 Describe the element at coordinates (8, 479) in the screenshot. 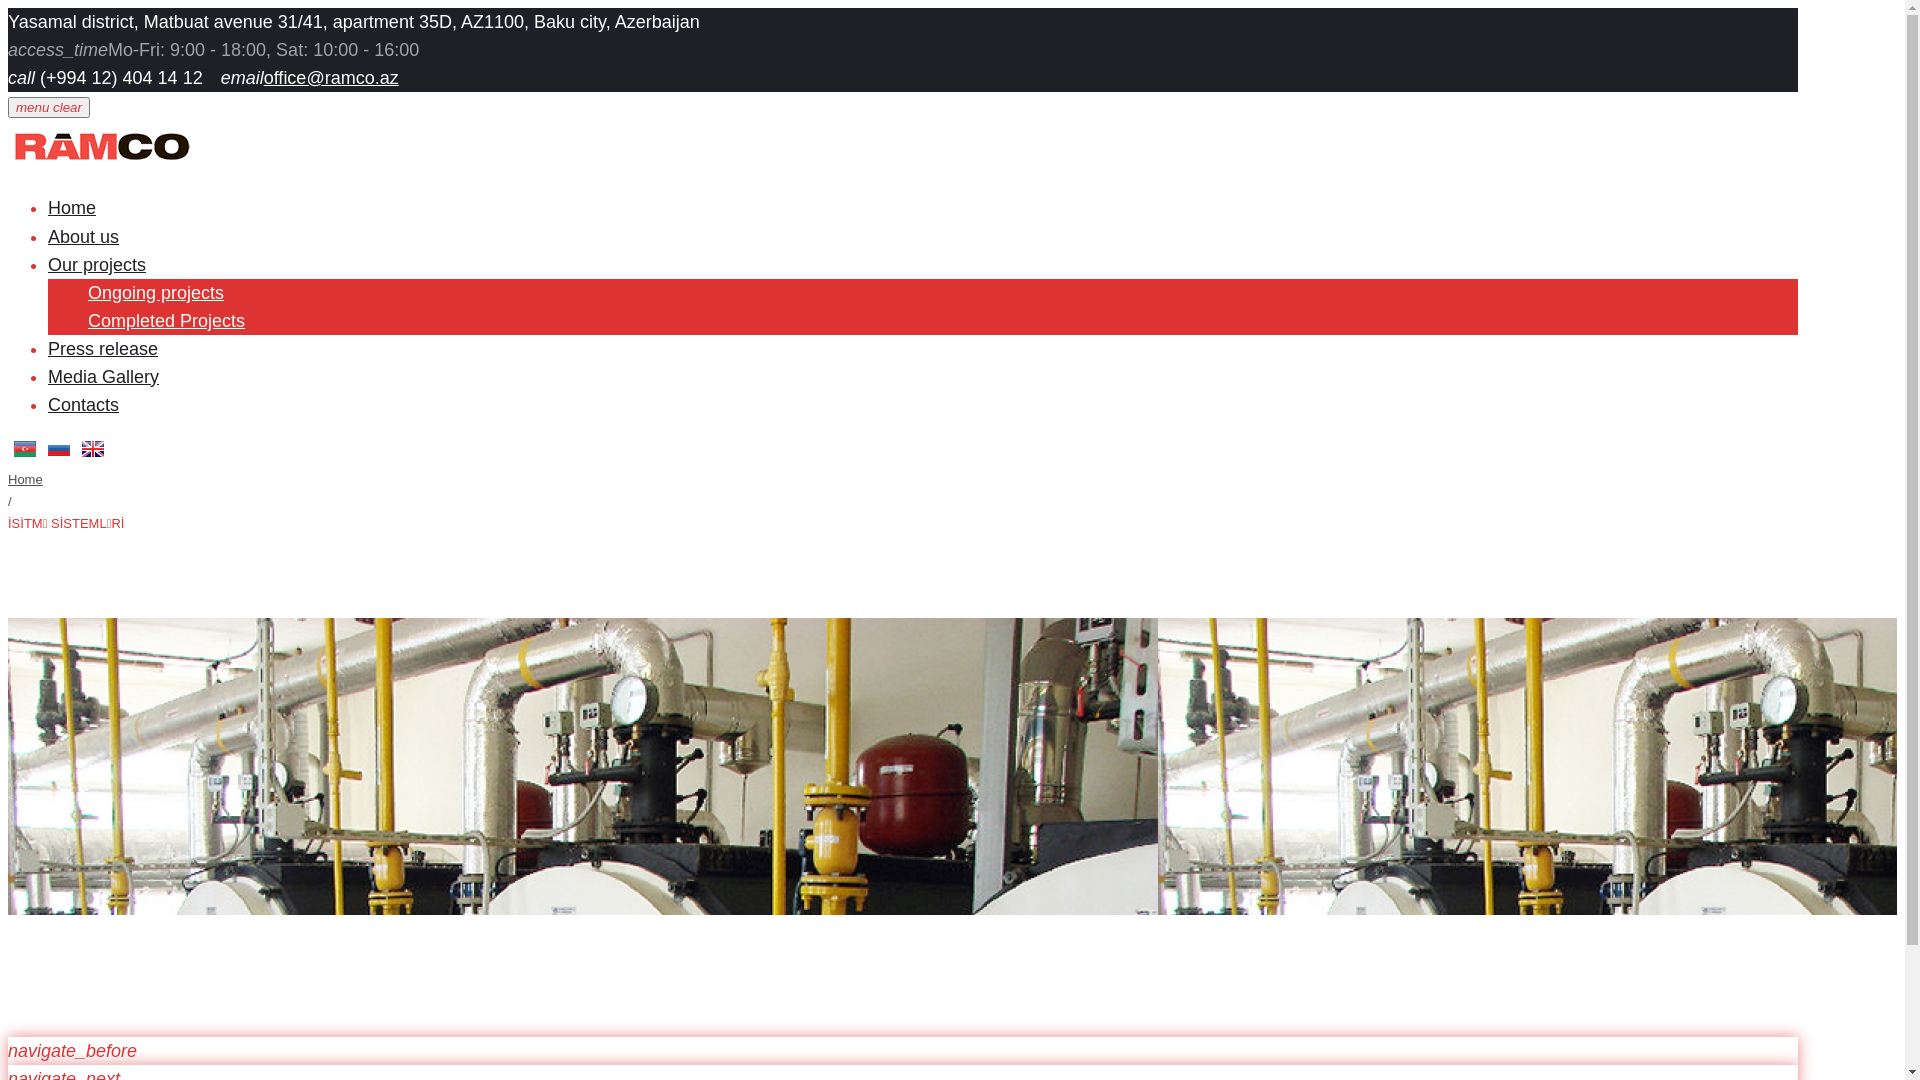

I see `'Home'` at that location.